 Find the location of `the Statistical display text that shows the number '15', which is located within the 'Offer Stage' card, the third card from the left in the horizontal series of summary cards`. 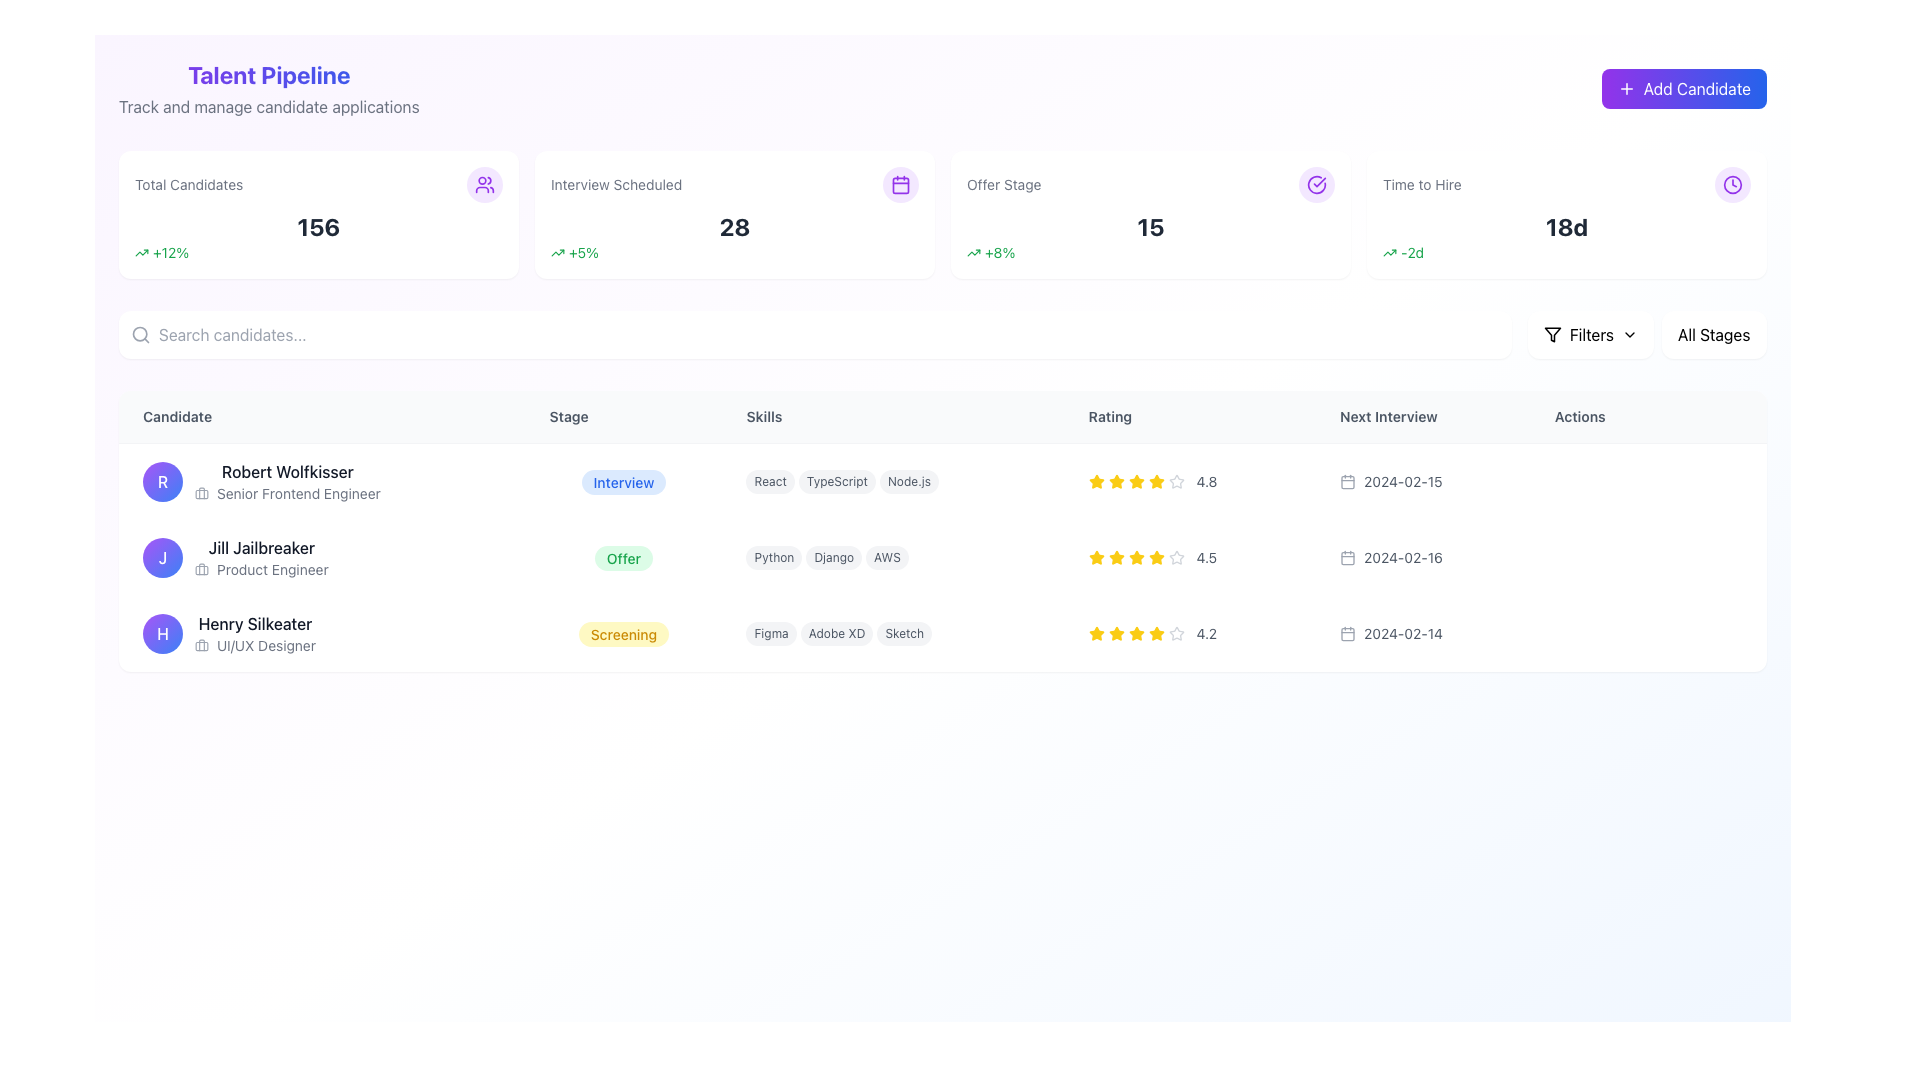

the Statistical display text that shows the number '15', which is located within the 'Offer Stage' card, the third card from the left in the horizontal series of summary cards is located at coordinates (1151, 226).